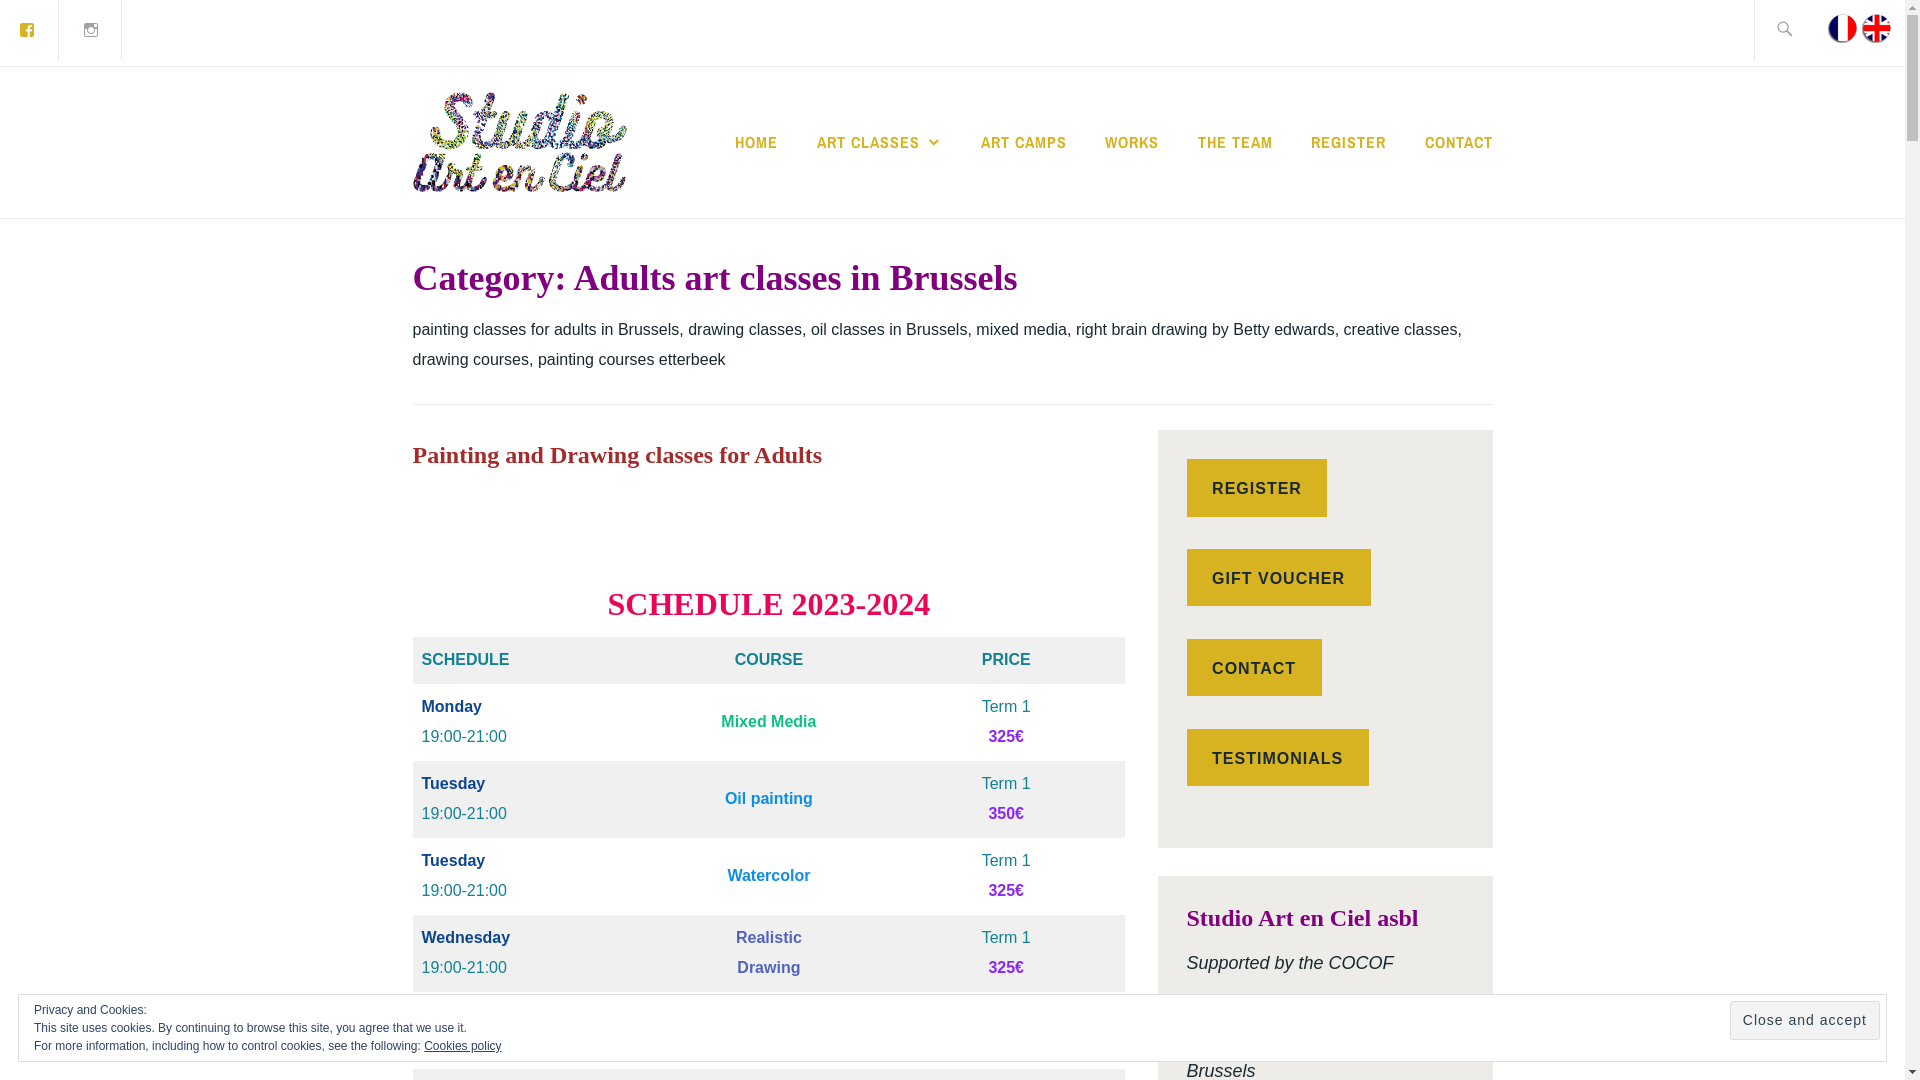 The width and height of the screenshot is (1920, 1080). I want to click on 'Search for:', so click(1806, 30).